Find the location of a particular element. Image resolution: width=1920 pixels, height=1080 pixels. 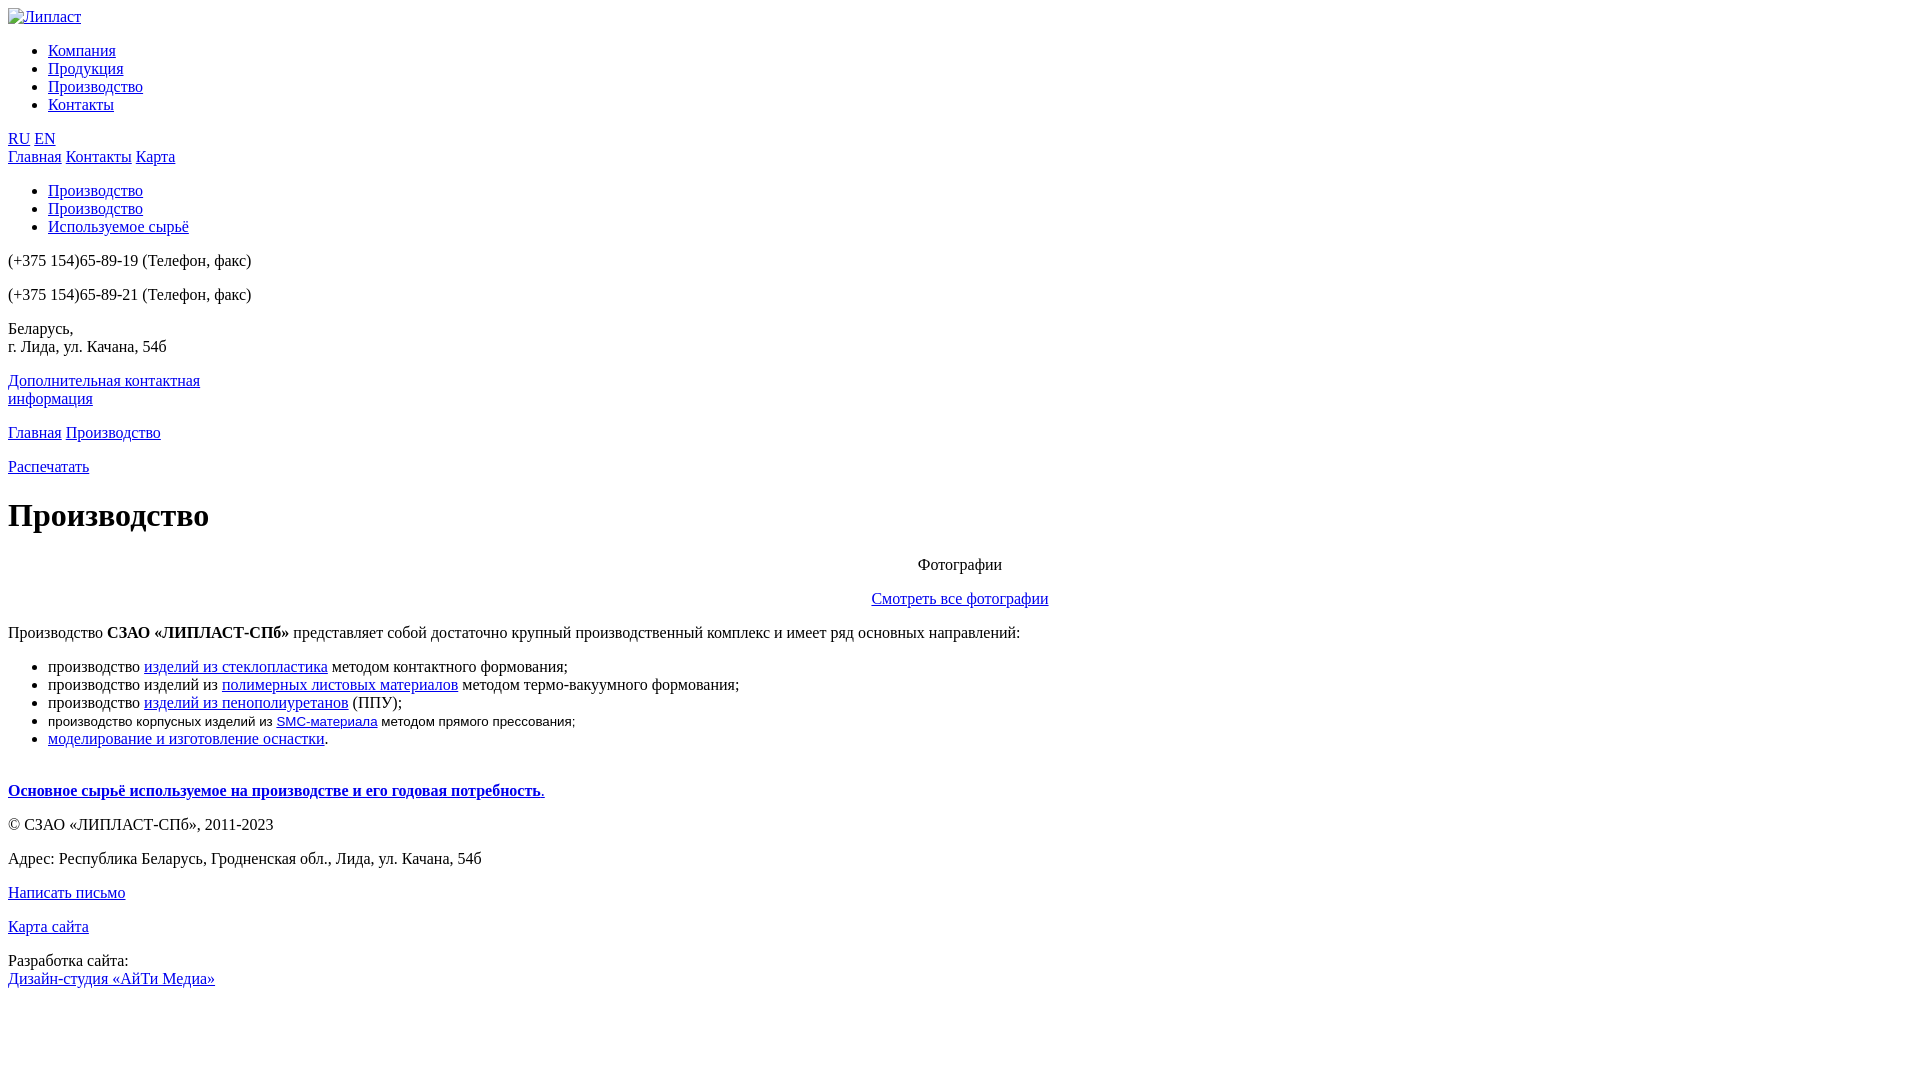

'EN' is located at coordinates (44, 137).